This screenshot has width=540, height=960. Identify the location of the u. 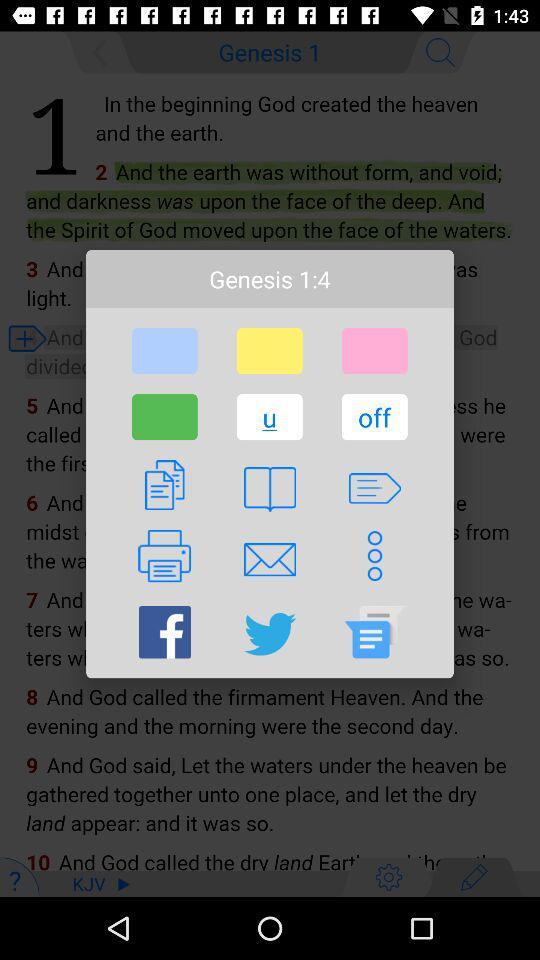
(269, 416).